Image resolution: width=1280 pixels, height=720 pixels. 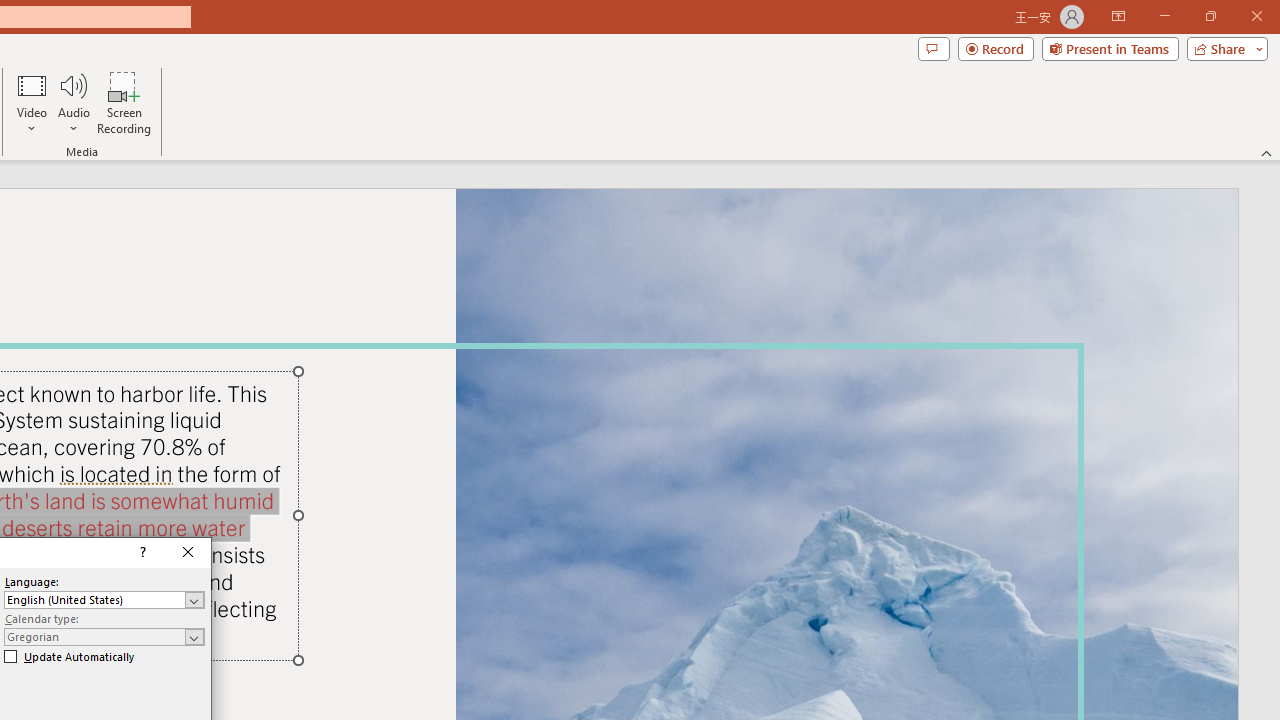 I want to click on 'Audio', so click(x=73, y=103).